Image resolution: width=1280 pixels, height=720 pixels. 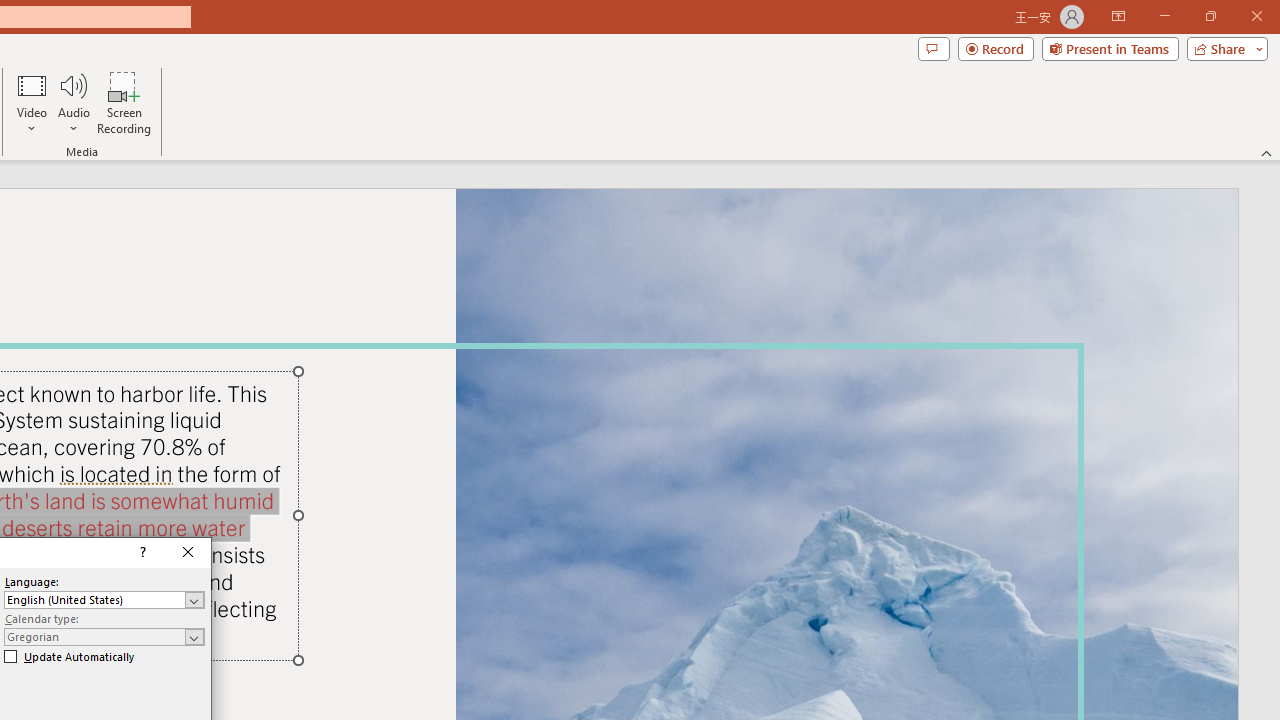 I want to click on 'Audio', so click(x=73, y=103).